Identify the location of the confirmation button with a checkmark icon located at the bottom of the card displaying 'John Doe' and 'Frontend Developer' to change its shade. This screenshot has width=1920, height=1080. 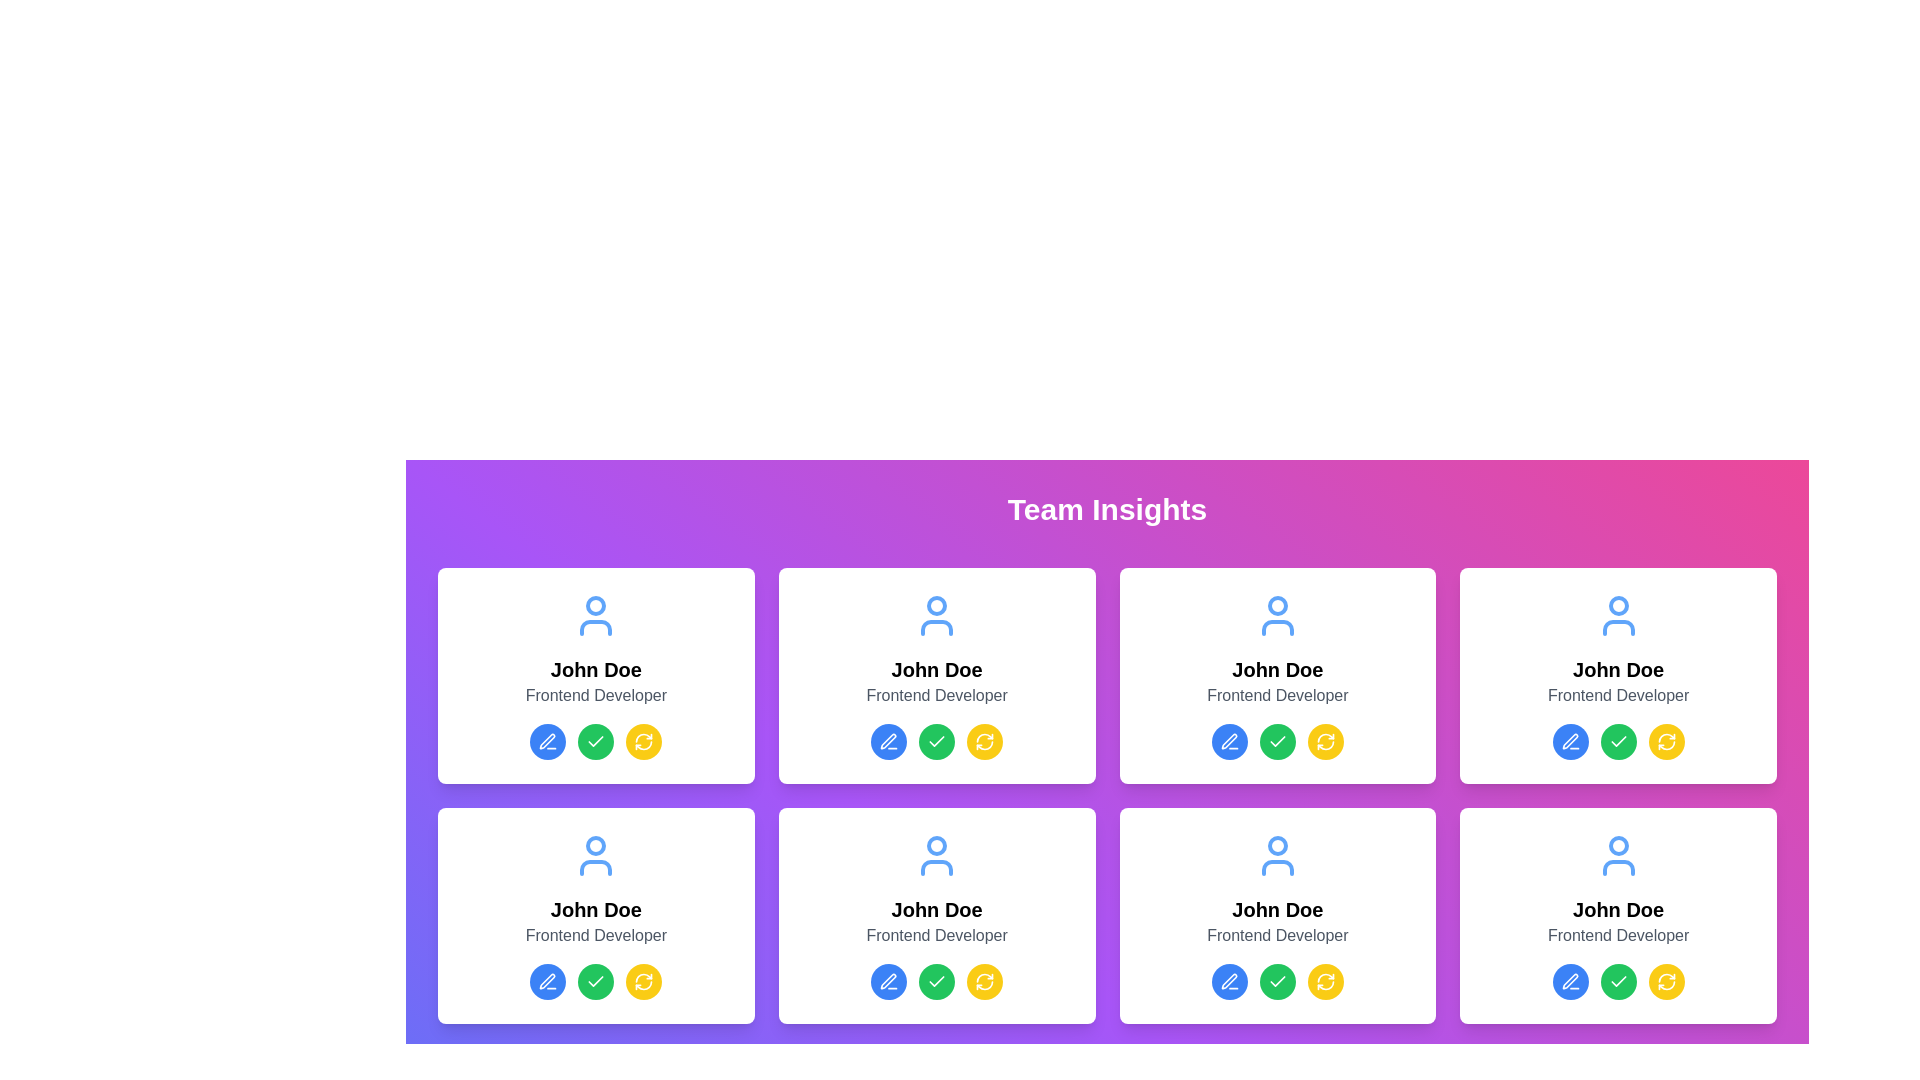
(1276, 981).